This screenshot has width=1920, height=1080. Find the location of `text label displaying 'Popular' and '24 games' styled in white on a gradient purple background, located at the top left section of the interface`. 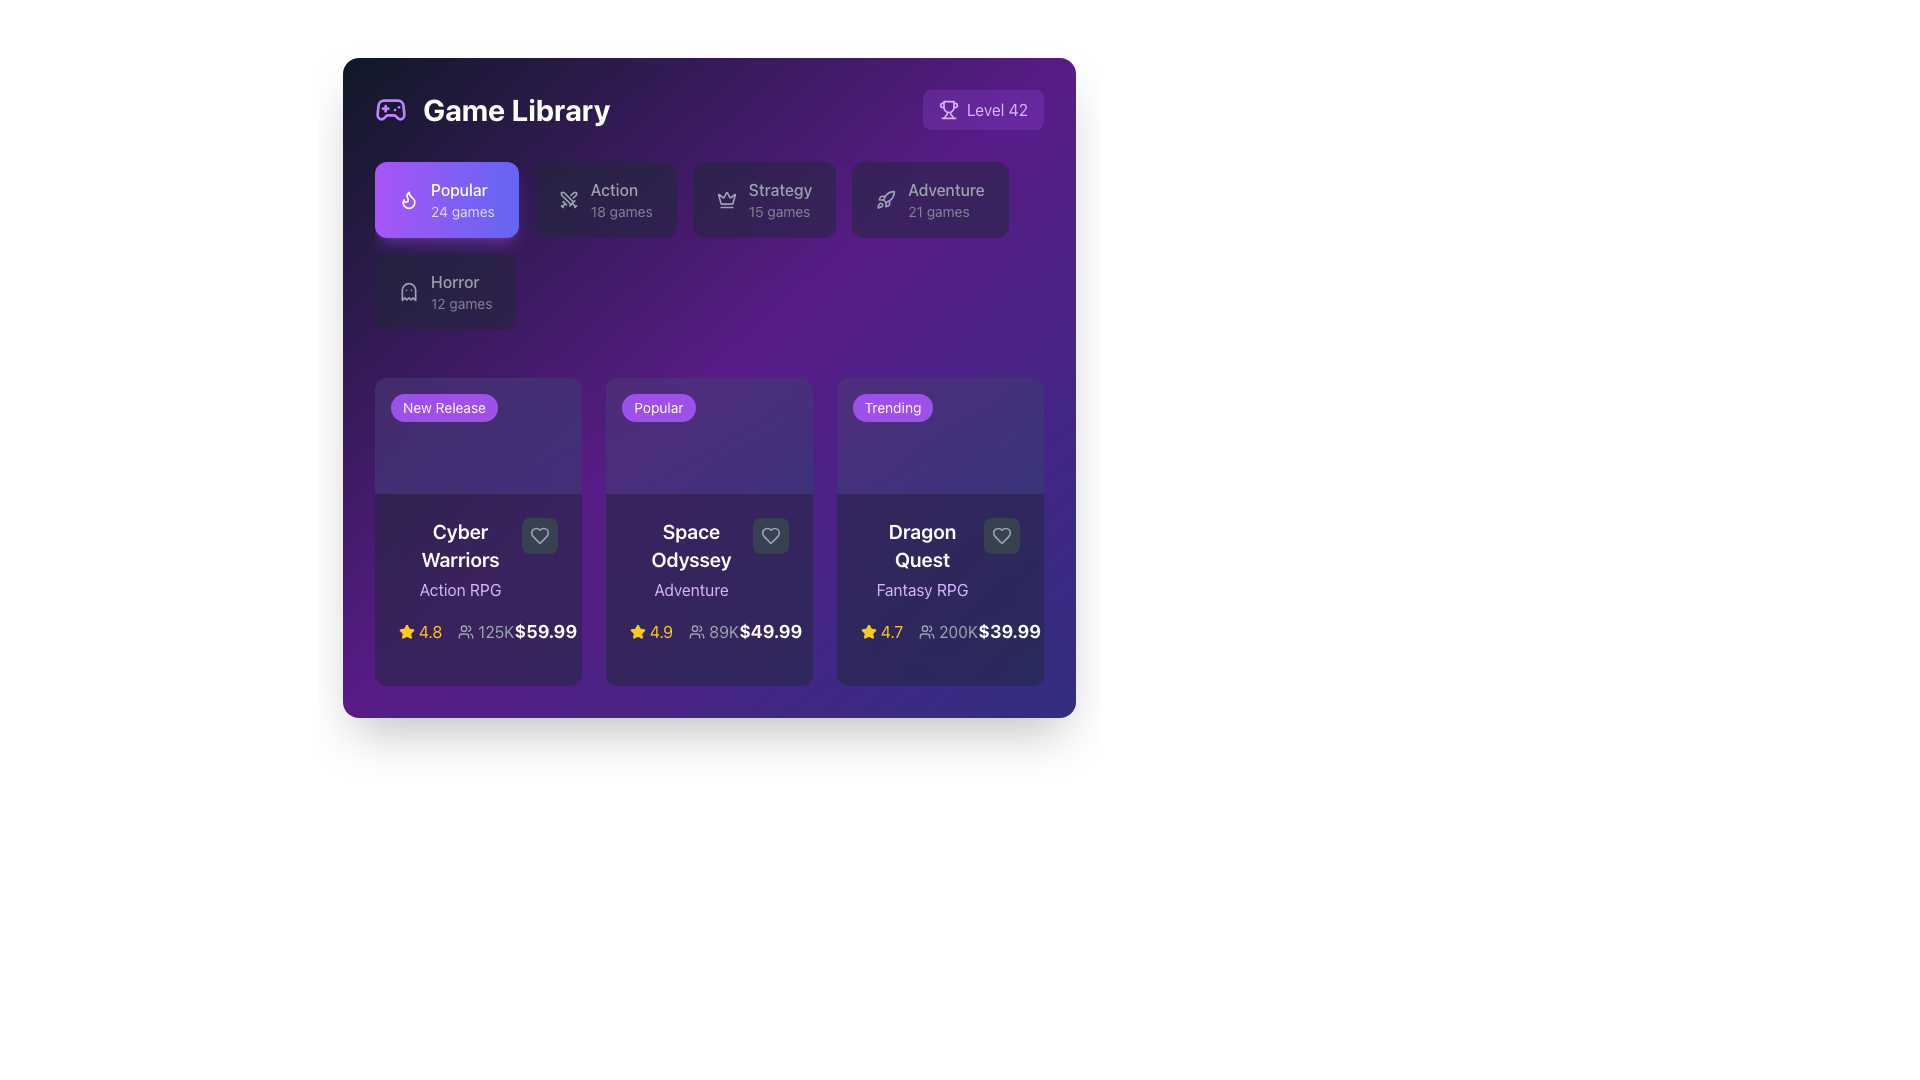

text label displaying 'Popular' and '24 games' styled in white on a gradient purple background, located at the top left section of the interface is located at coordinates (461, 200).